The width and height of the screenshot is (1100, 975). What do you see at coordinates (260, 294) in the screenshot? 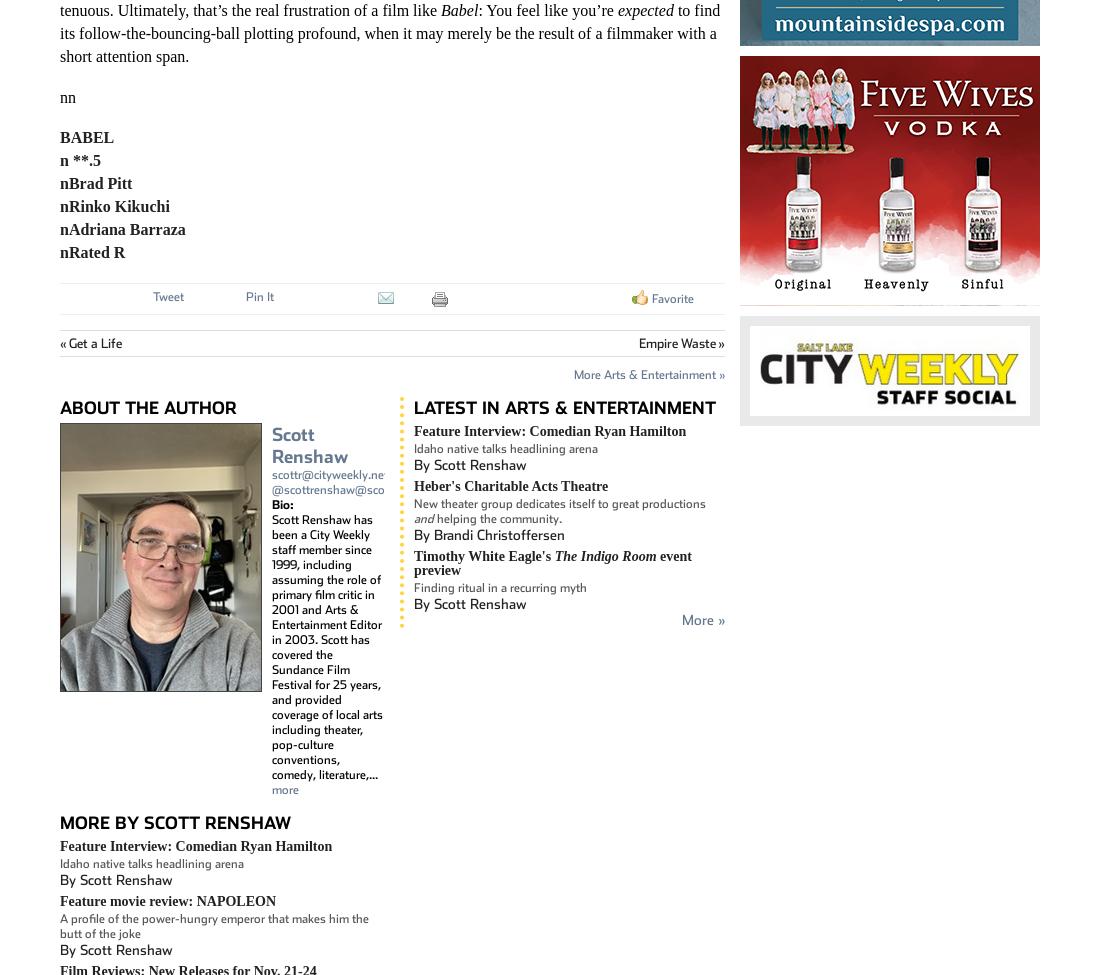
I see `'Pin It'` at bounding box center [260, 294].